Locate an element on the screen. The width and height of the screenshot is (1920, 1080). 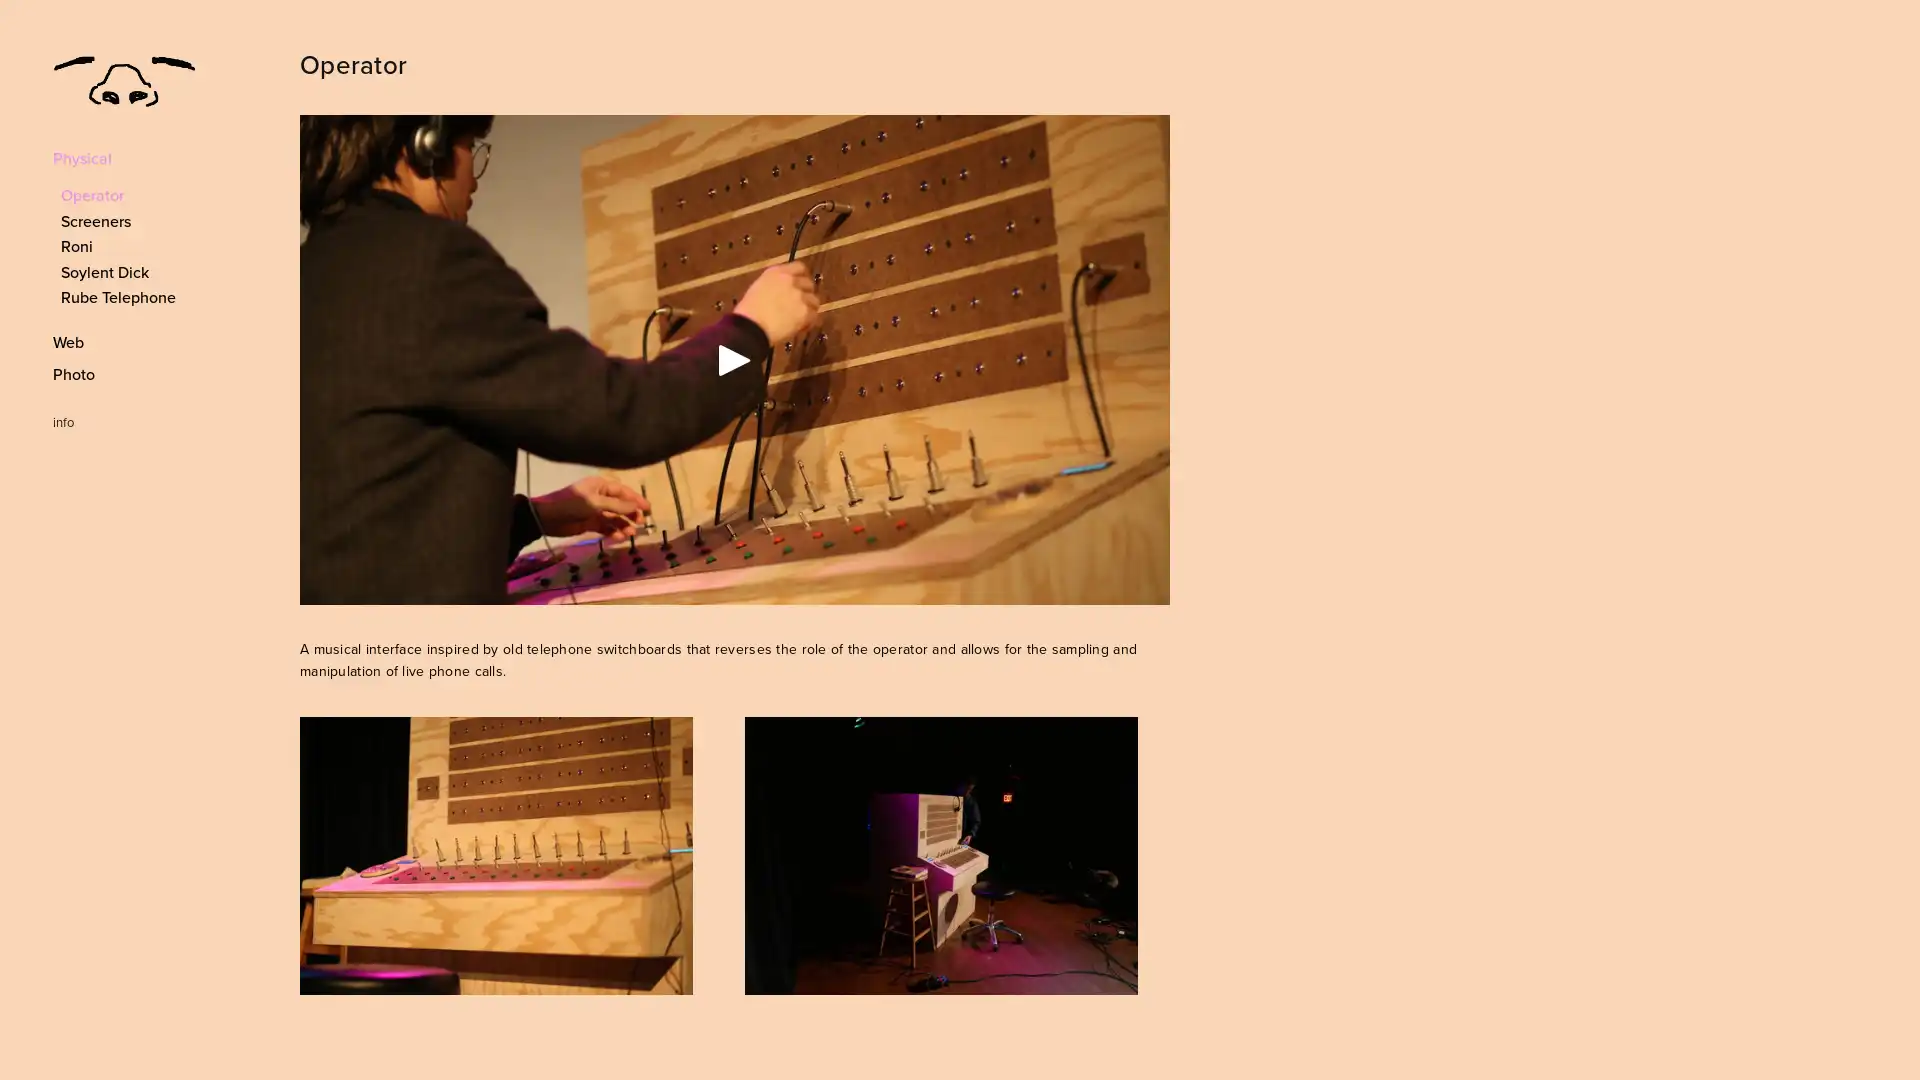
View fullsize 8V8B9813.JPG is located at coordinates (512, 875).